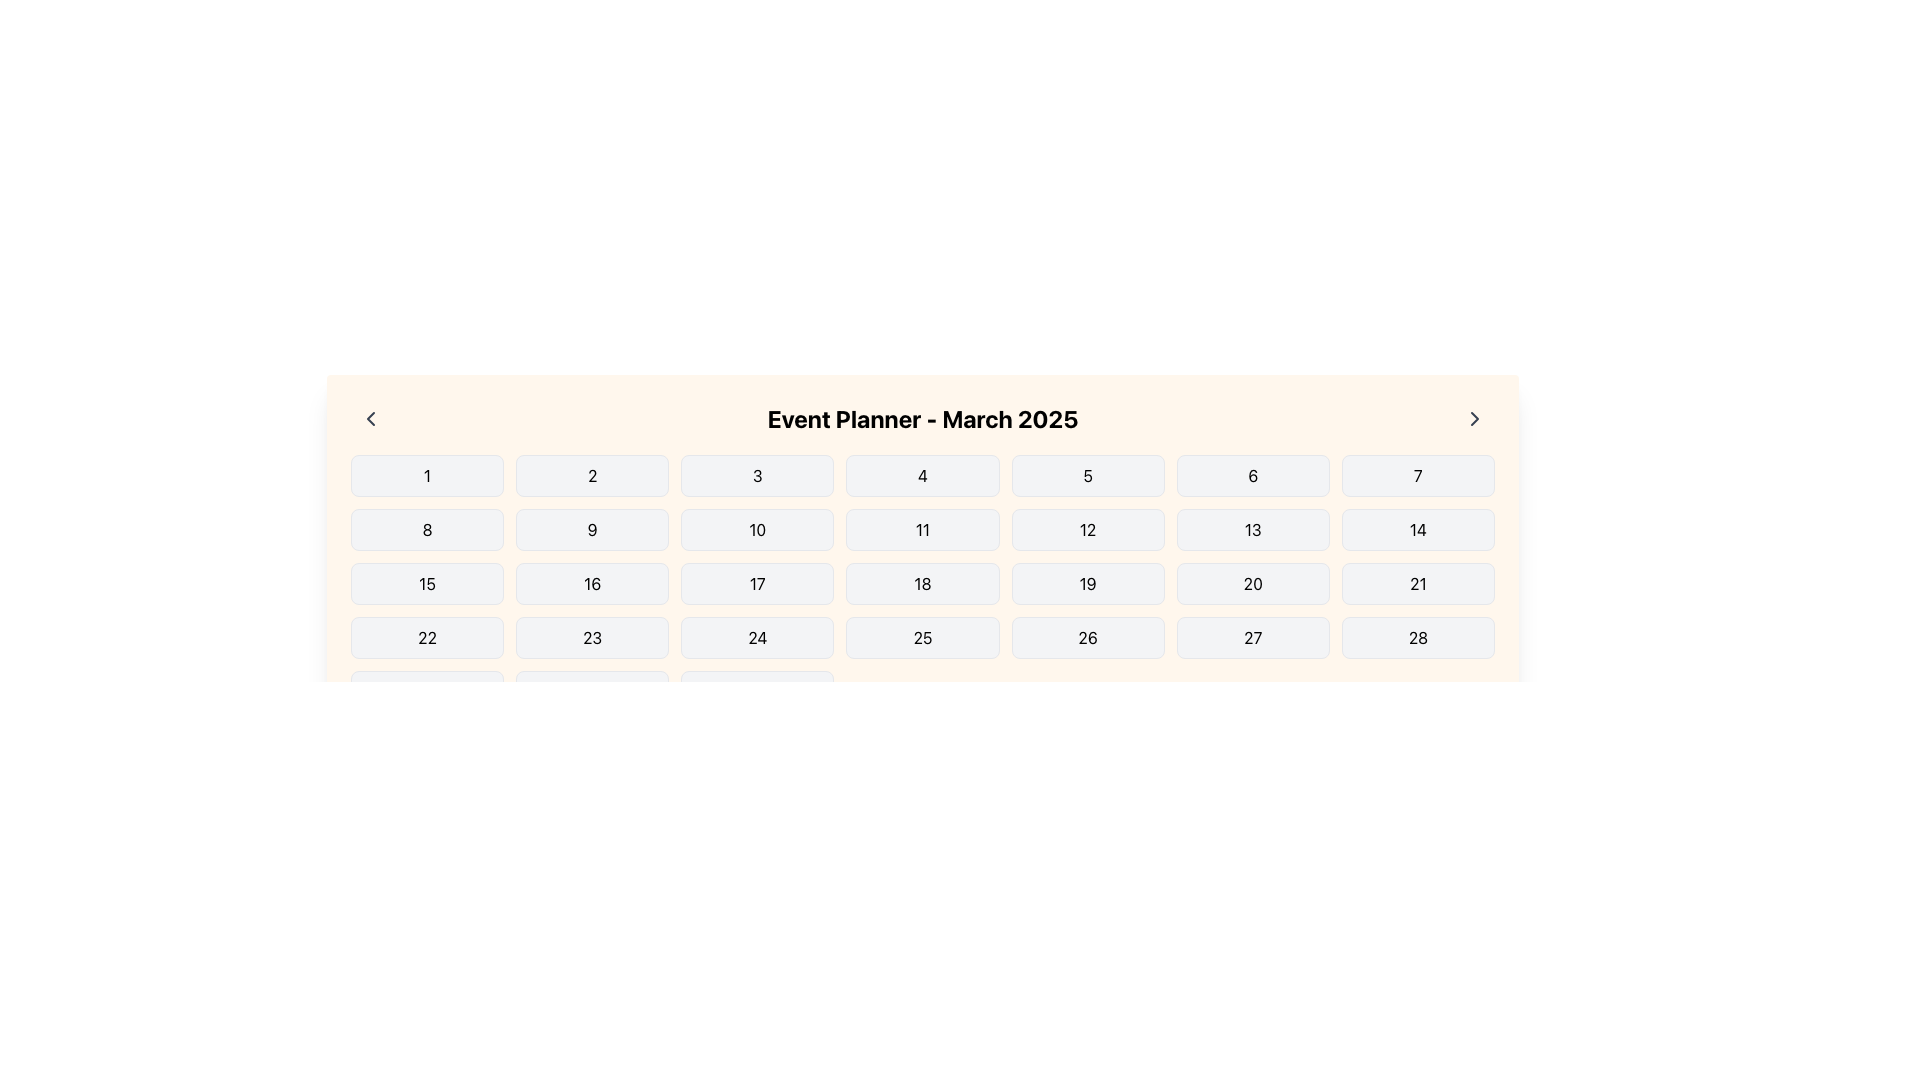 This screenshot has height=1080, width=1920. What do you see at coordinates (756, 583) in the screenshot?
I see `the date by clicking on the text element representing the 17th day of the month in the calendar interface` at bounding box center [756, 583].